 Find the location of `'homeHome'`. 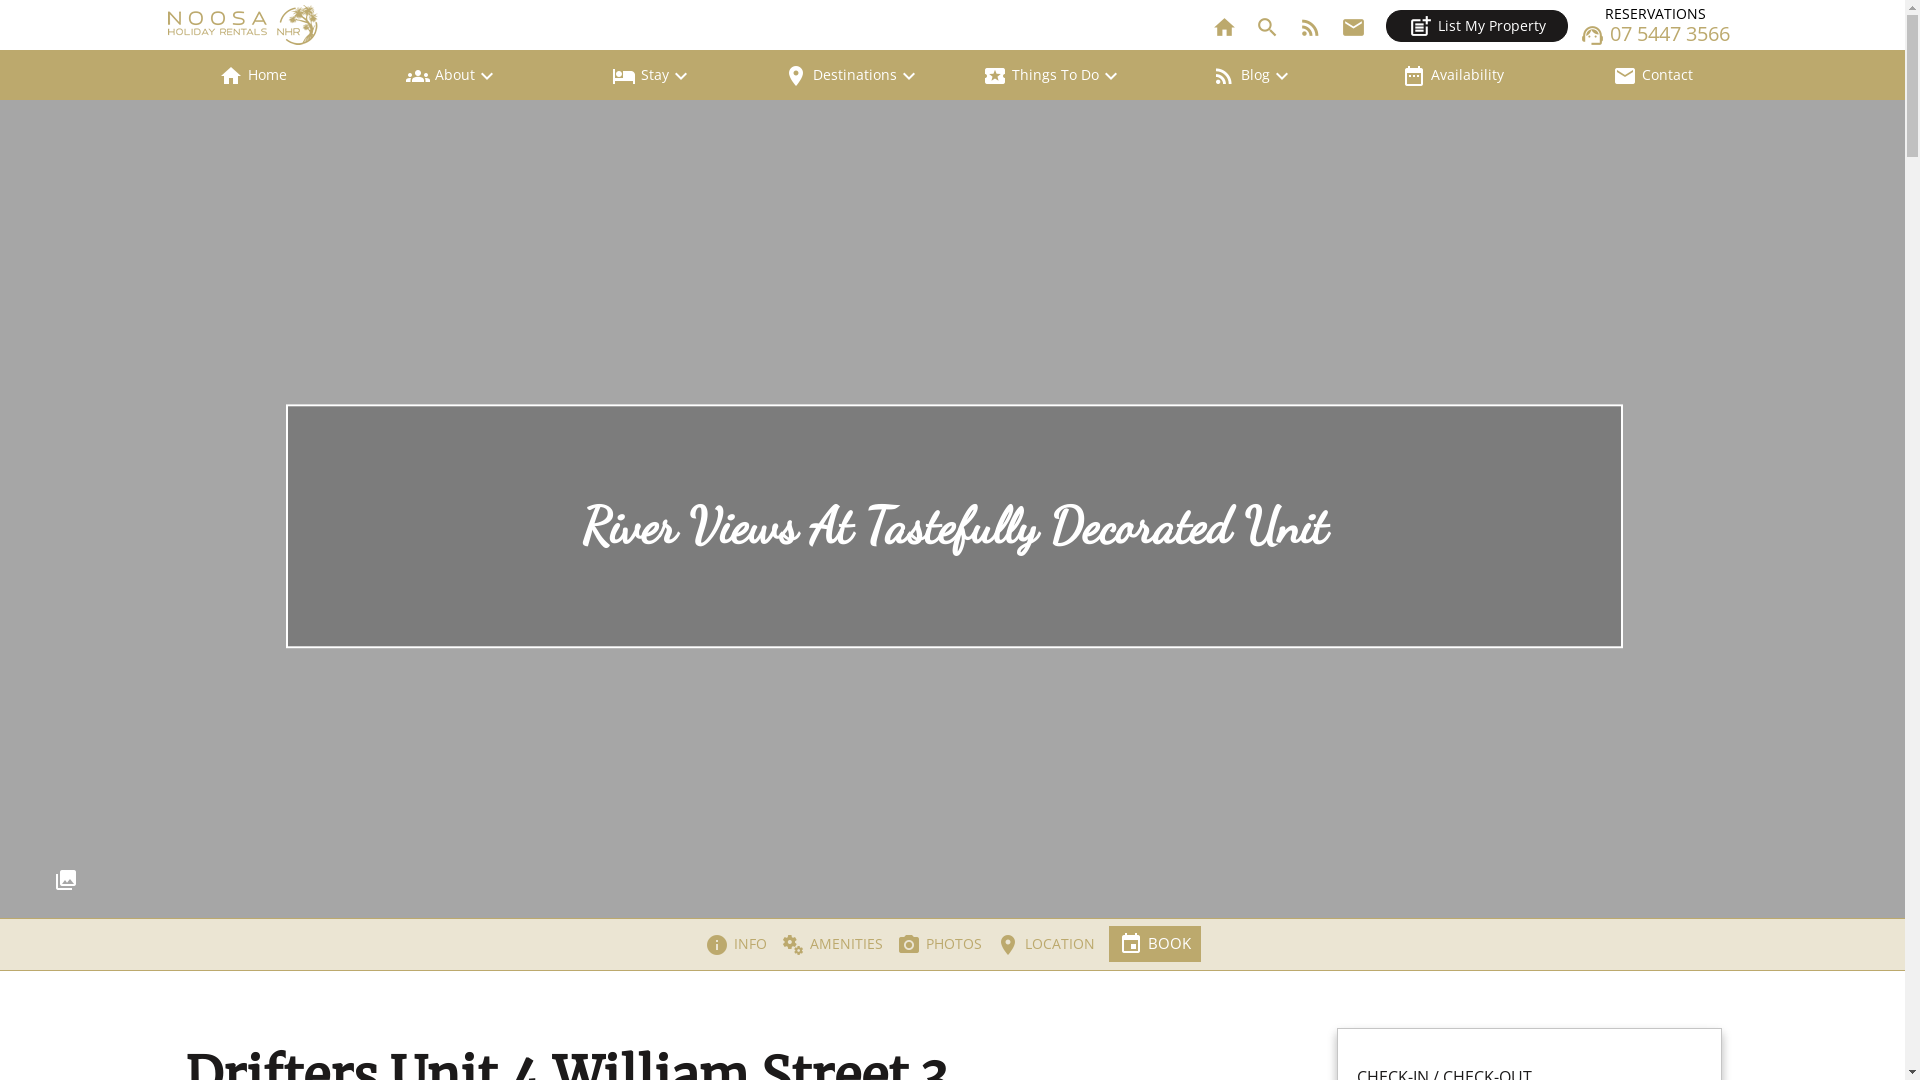

'homeHome' is located at coordinates (151, 73).